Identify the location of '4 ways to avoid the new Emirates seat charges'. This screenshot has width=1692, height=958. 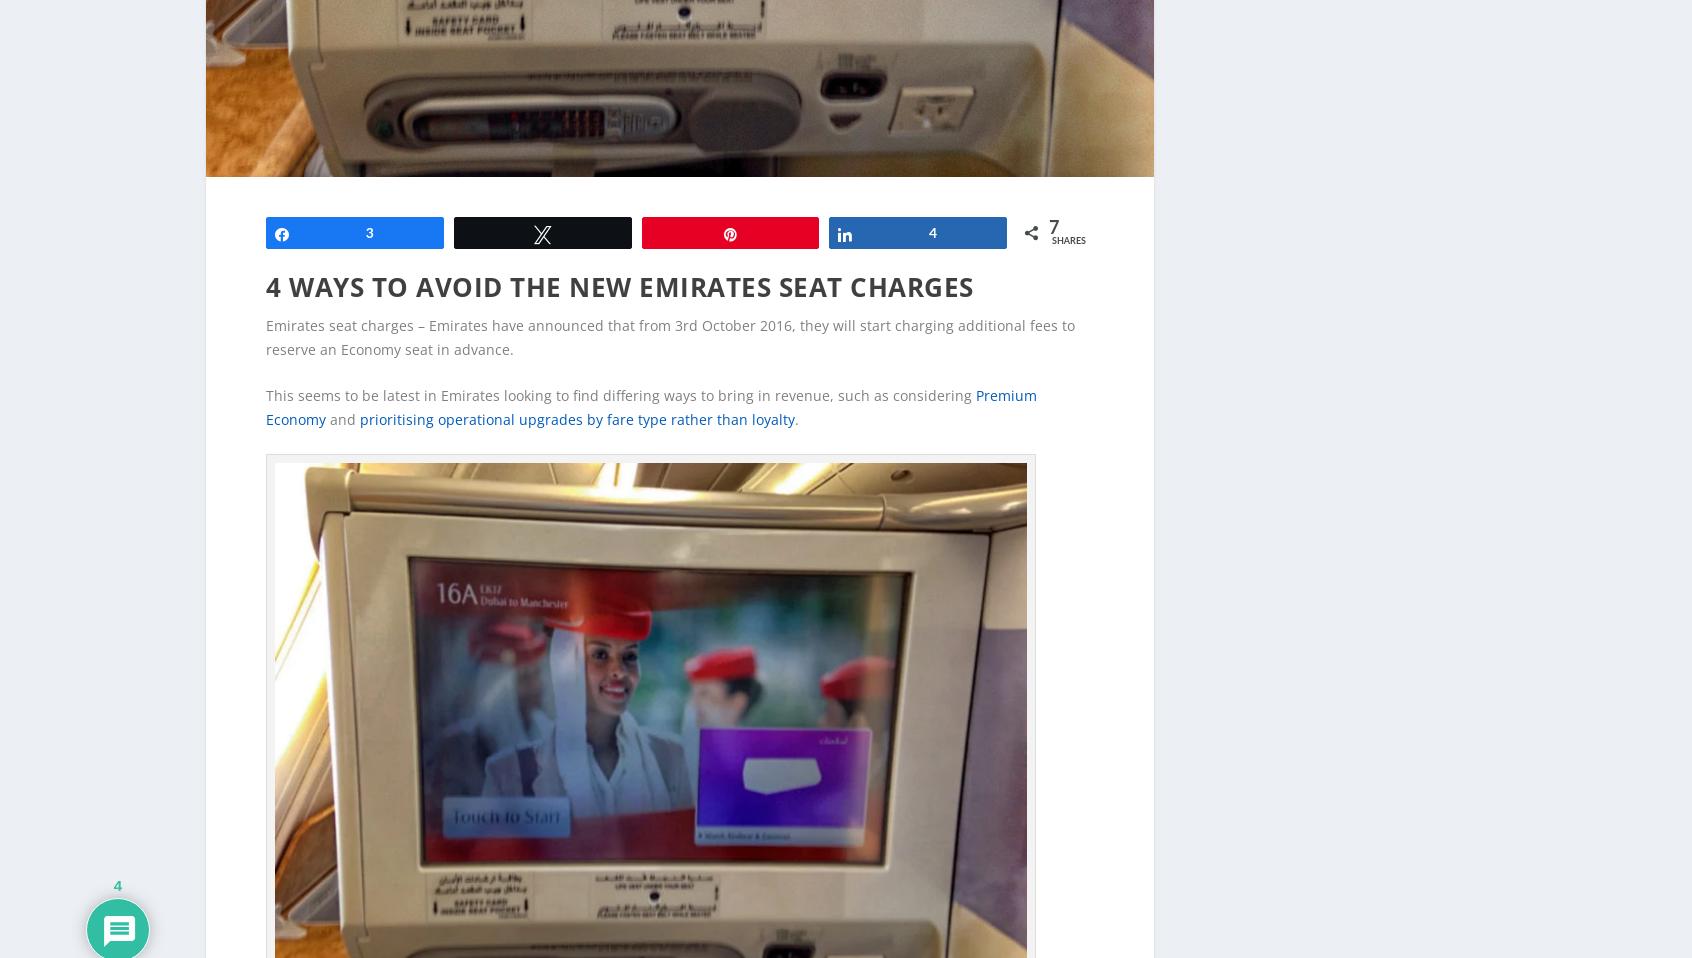
(618, 253).